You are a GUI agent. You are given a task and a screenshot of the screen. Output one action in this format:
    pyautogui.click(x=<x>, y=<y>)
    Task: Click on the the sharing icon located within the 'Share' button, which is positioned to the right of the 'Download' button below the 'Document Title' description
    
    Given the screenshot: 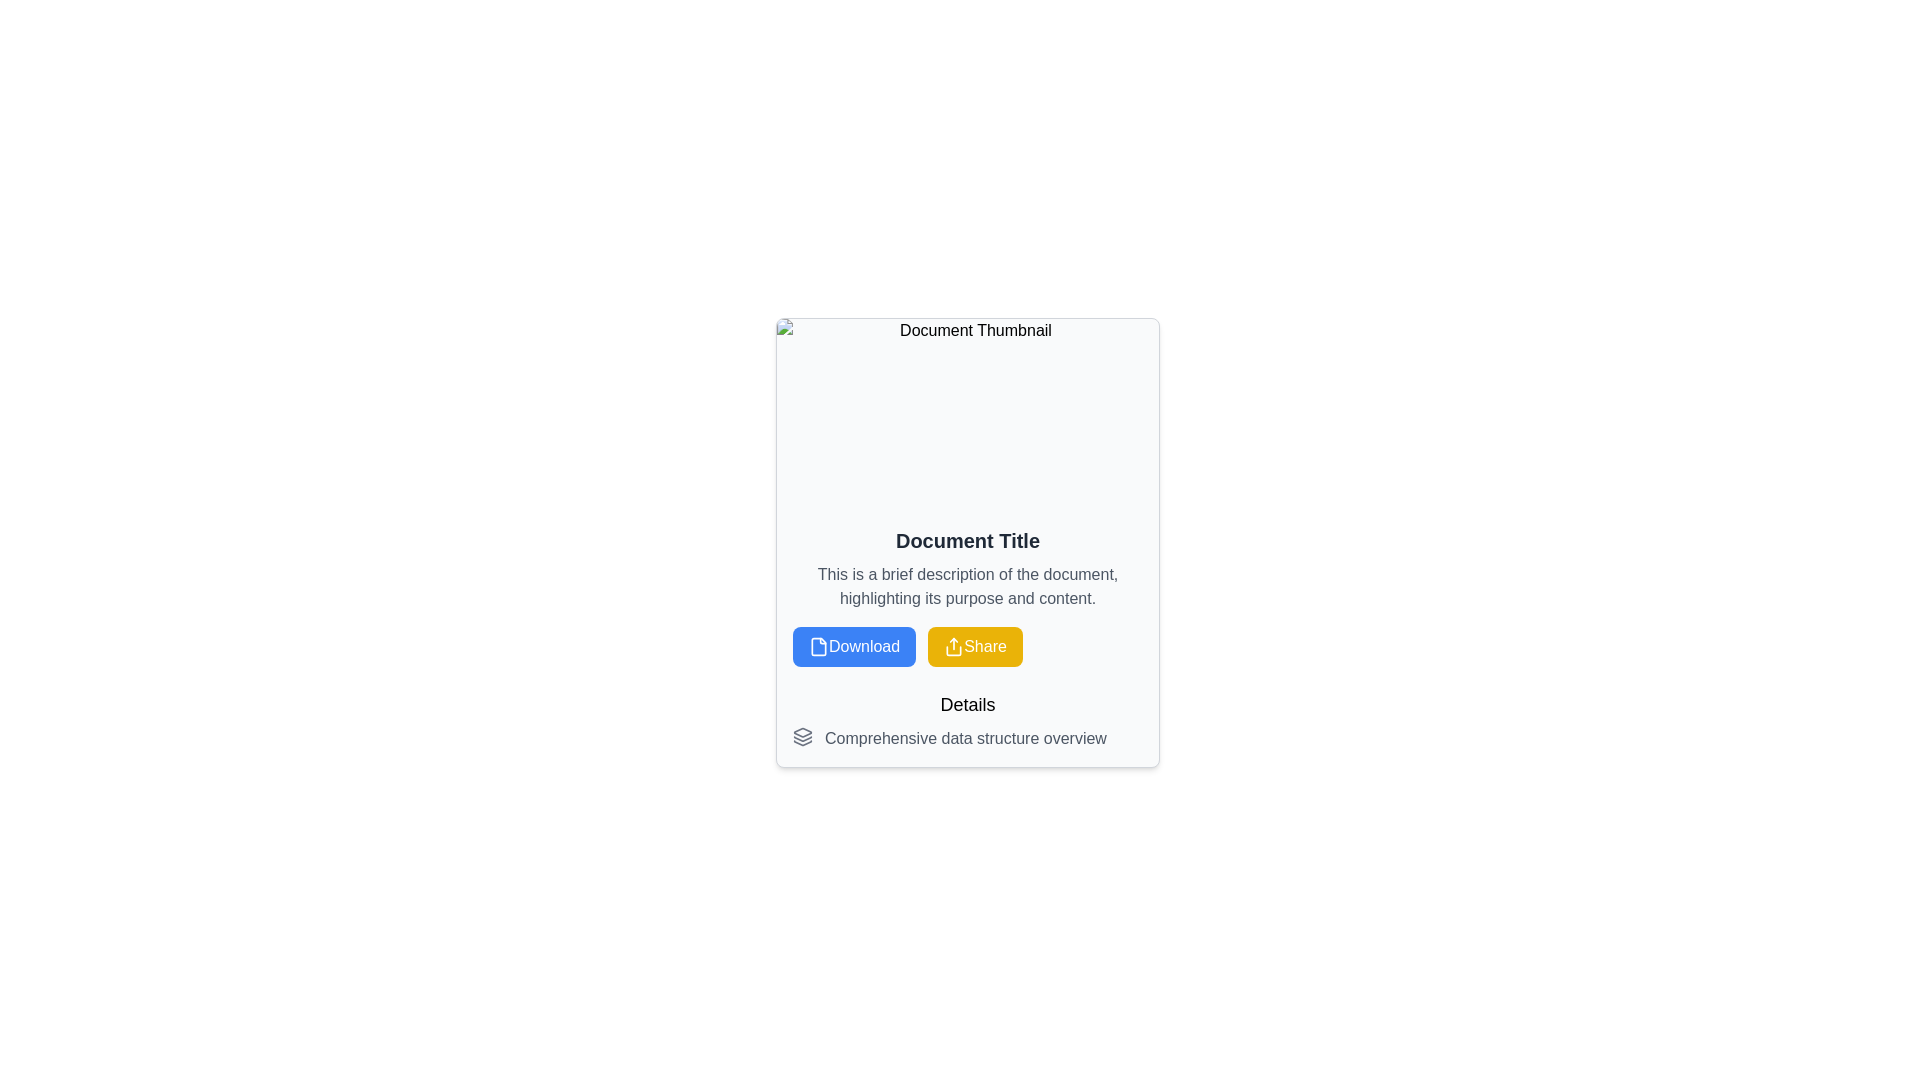 What is the action you would take?
    pyautogui.click(x=953, y=647)
    